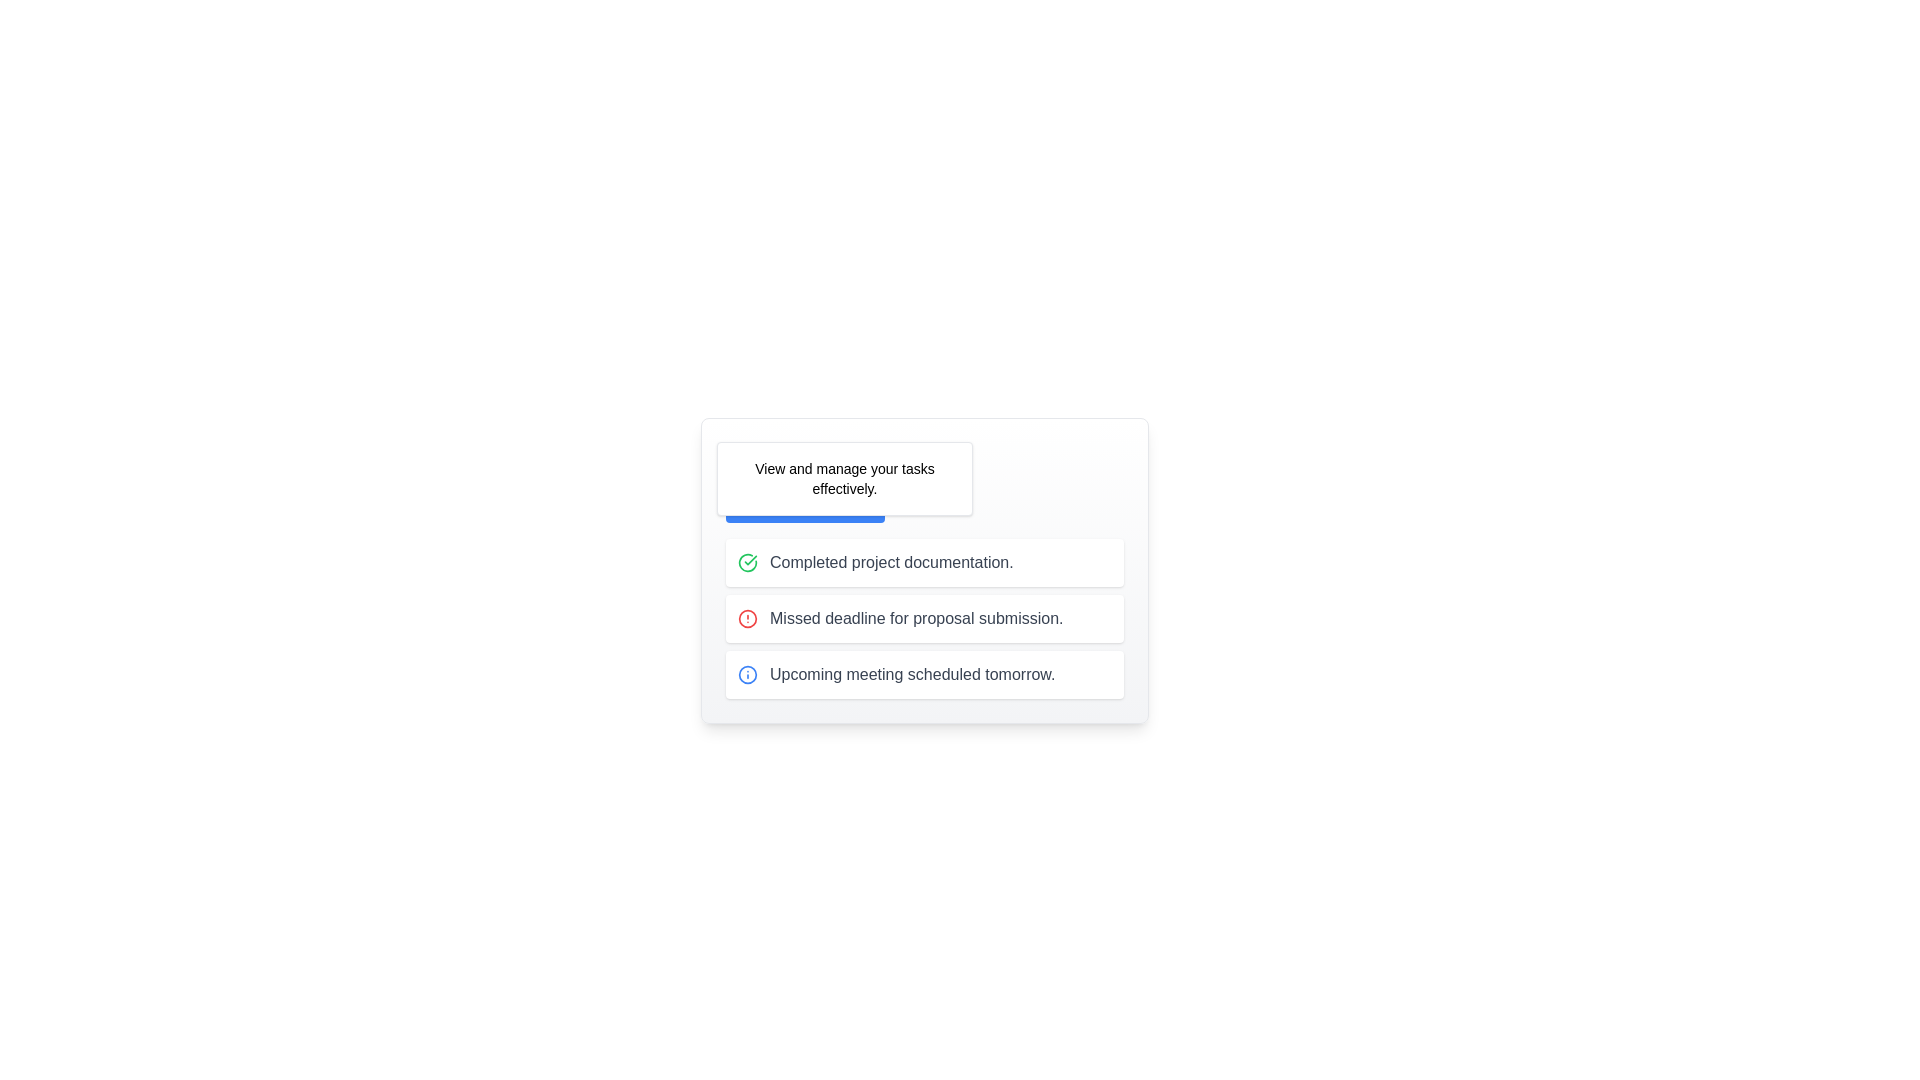  I want to click on the notification card that alerts the user about an important upcoming event, located at the center of the third card in a vertical stack of three cards, so click(924, 675).